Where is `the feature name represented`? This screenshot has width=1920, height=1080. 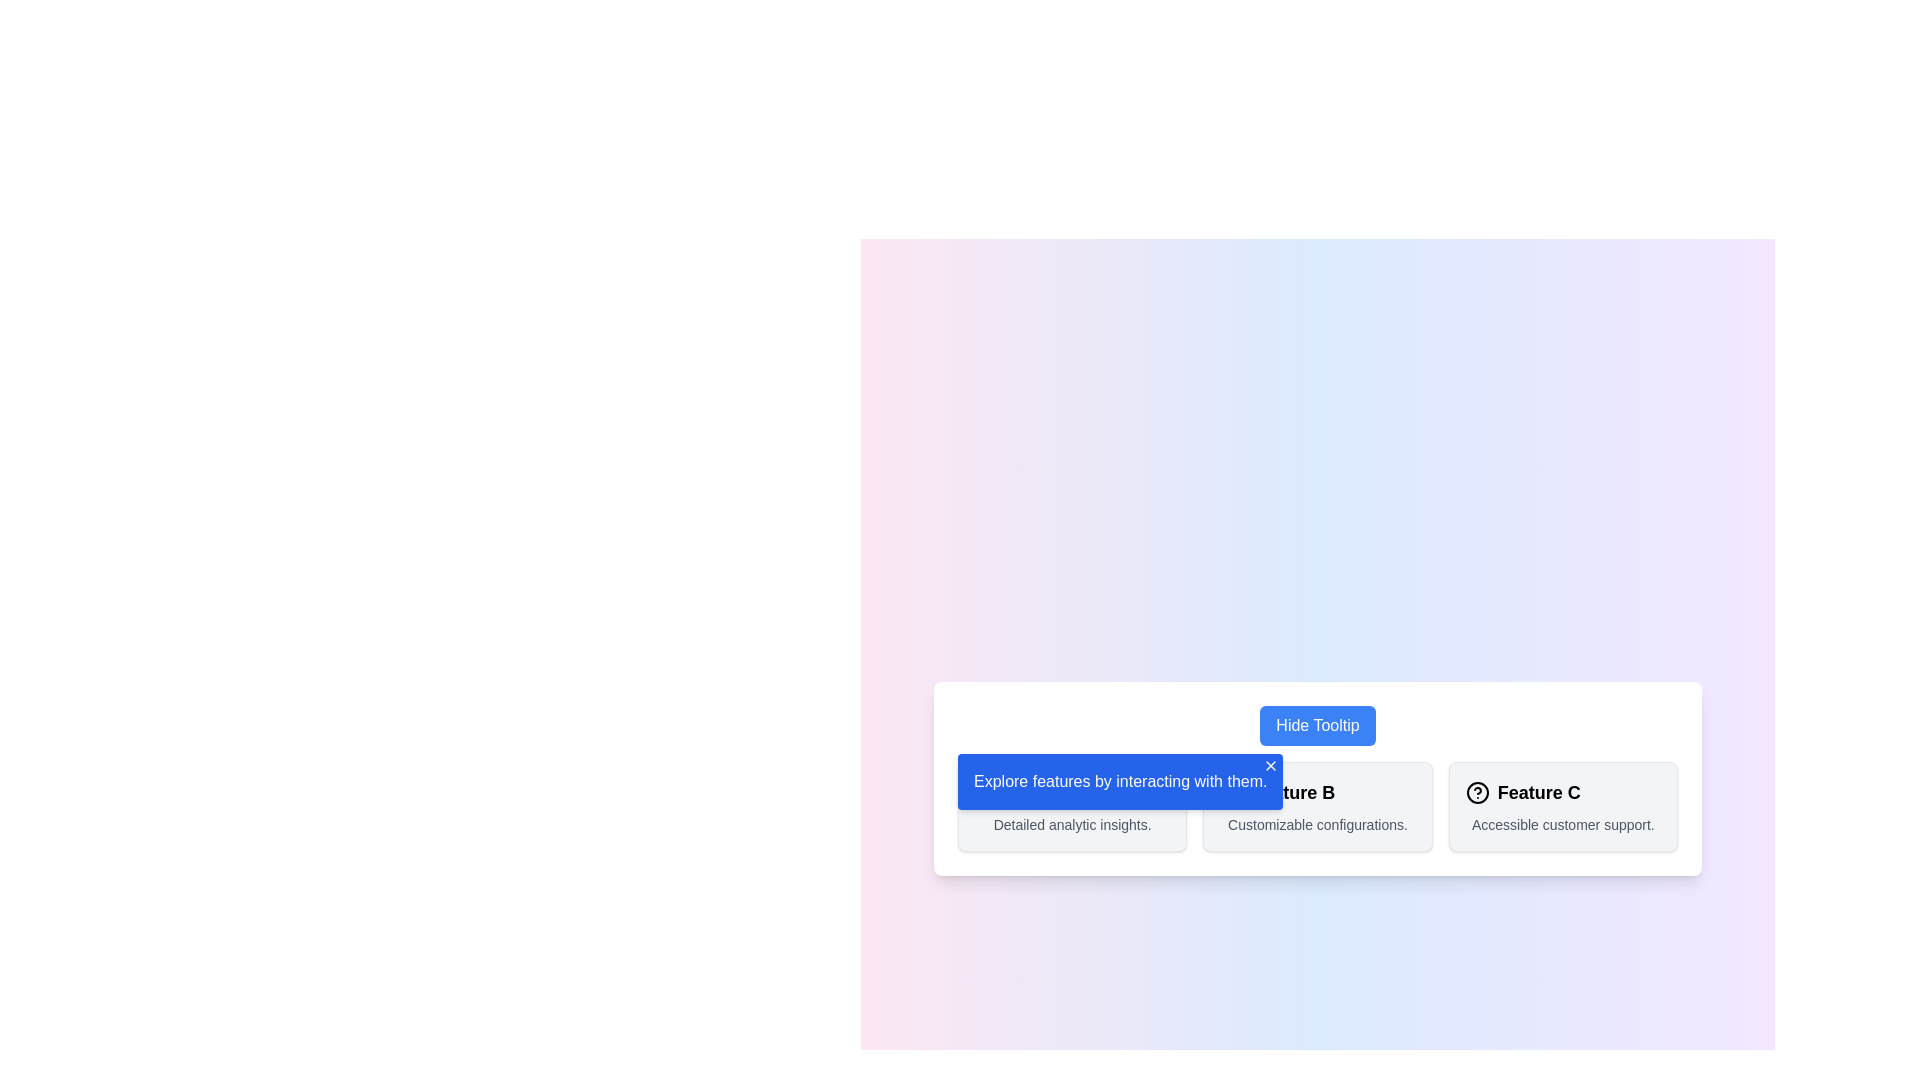 the feature name represented is located at coordinates (1562, 792).